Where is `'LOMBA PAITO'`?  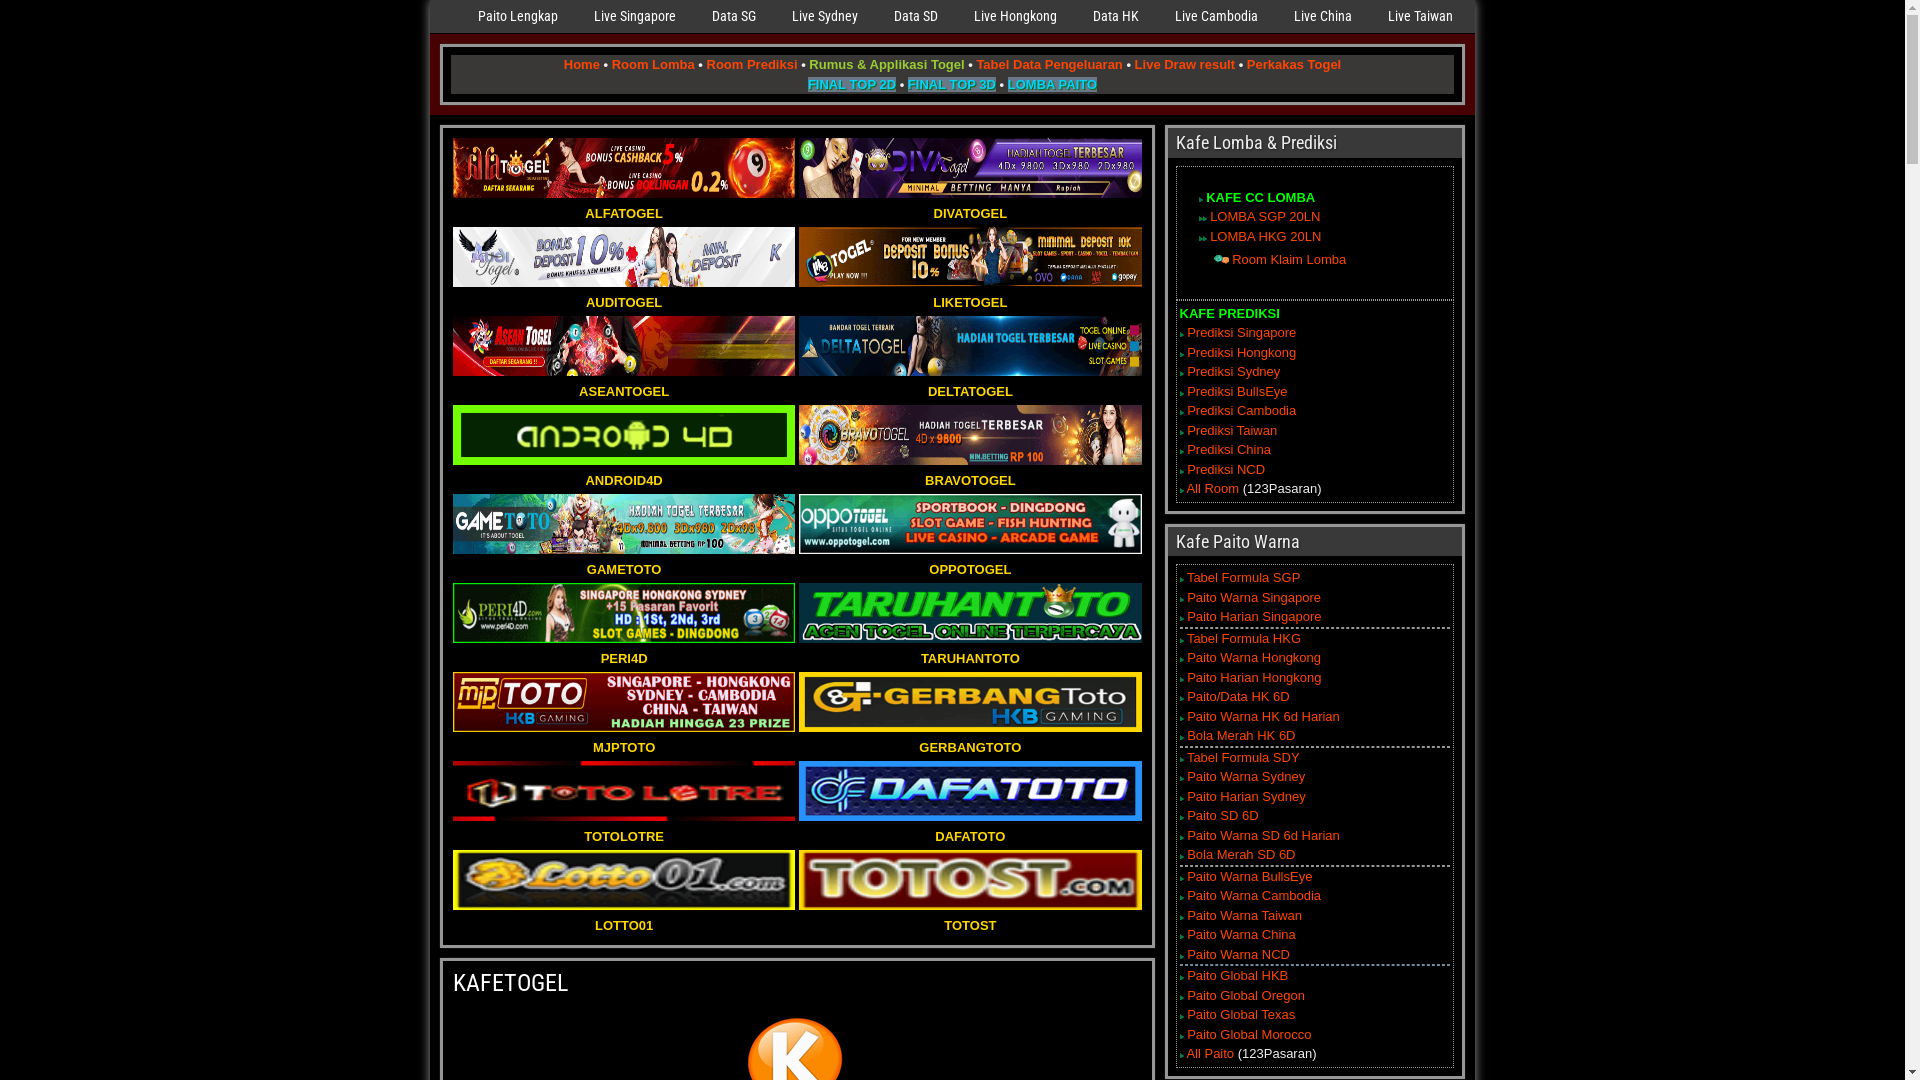 'LOMBA PAITO' is located at coordinates (1008, 82).